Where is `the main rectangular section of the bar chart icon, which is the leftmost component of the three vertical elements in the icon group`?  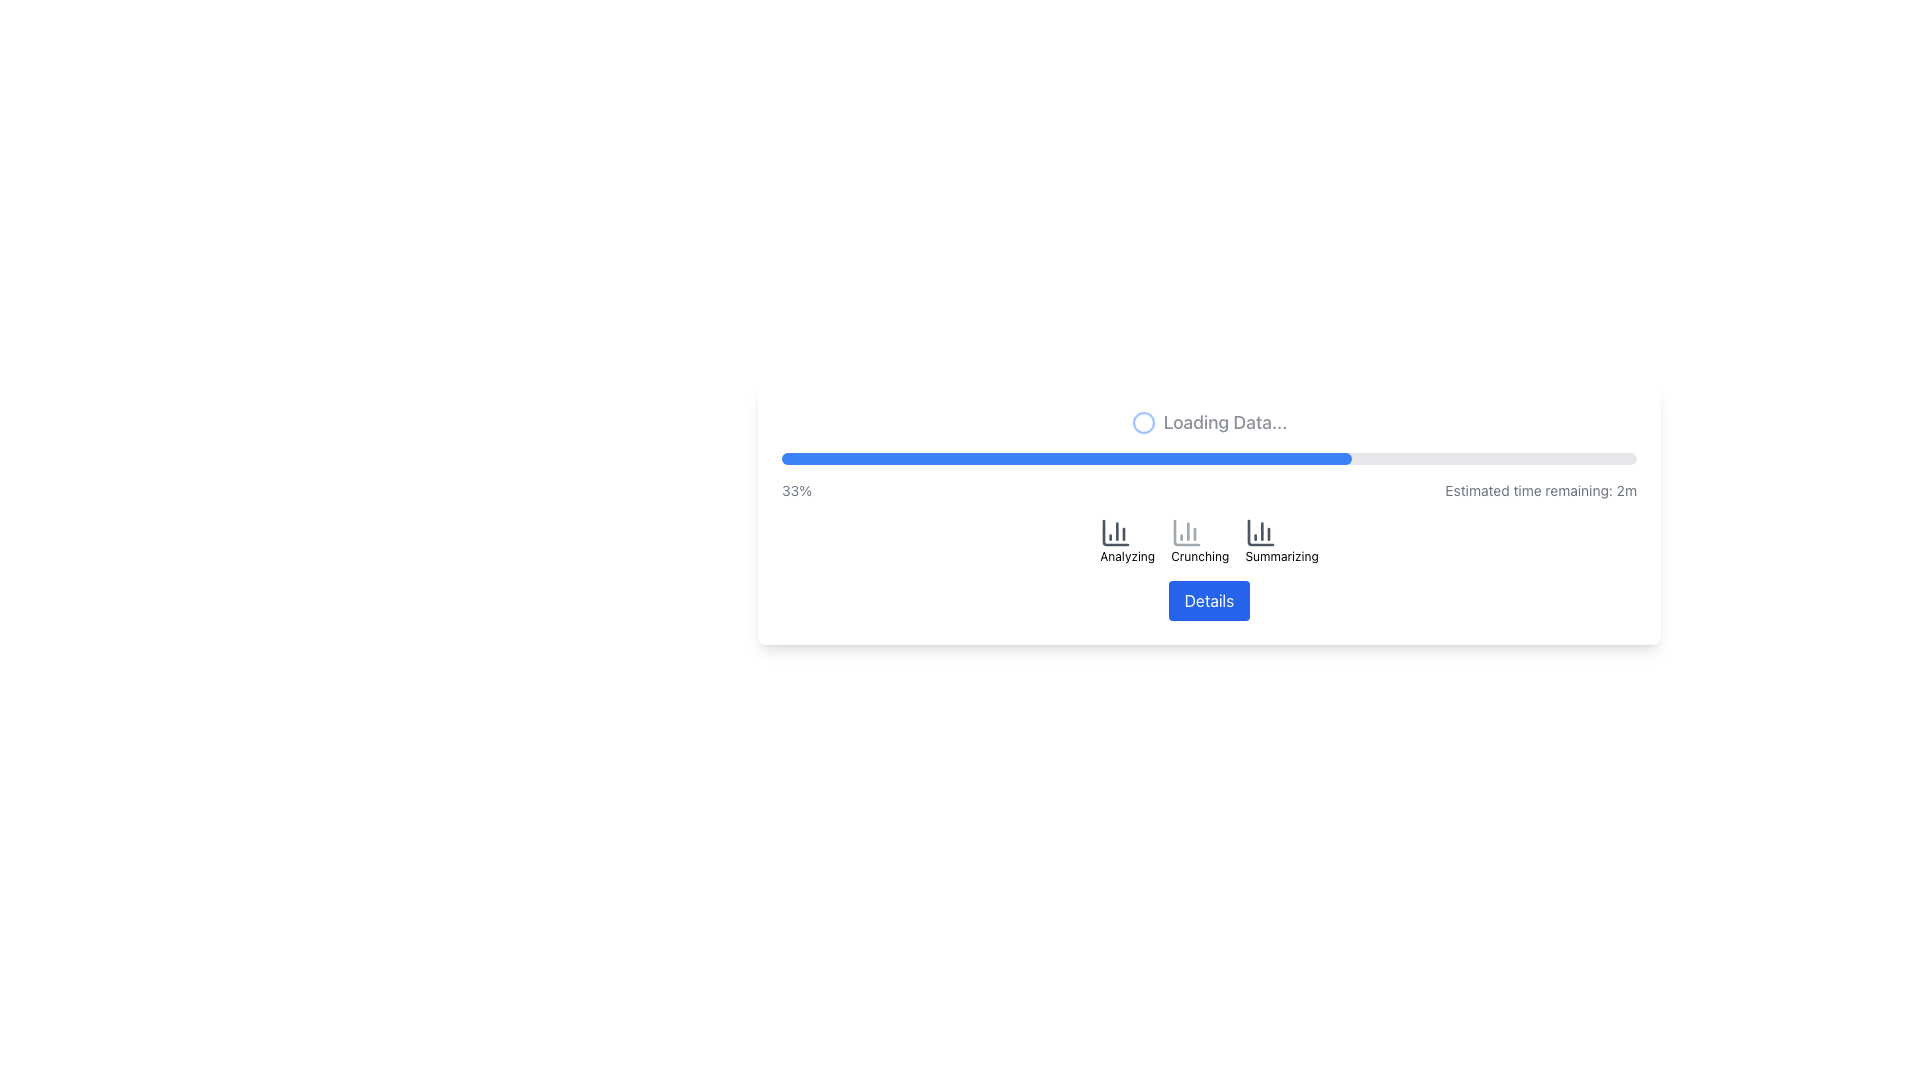
the main rectangular section of the bar chart icon, which is the leftmost component of the three vertical elements in the icon group is located at coordinates (1115, 531).